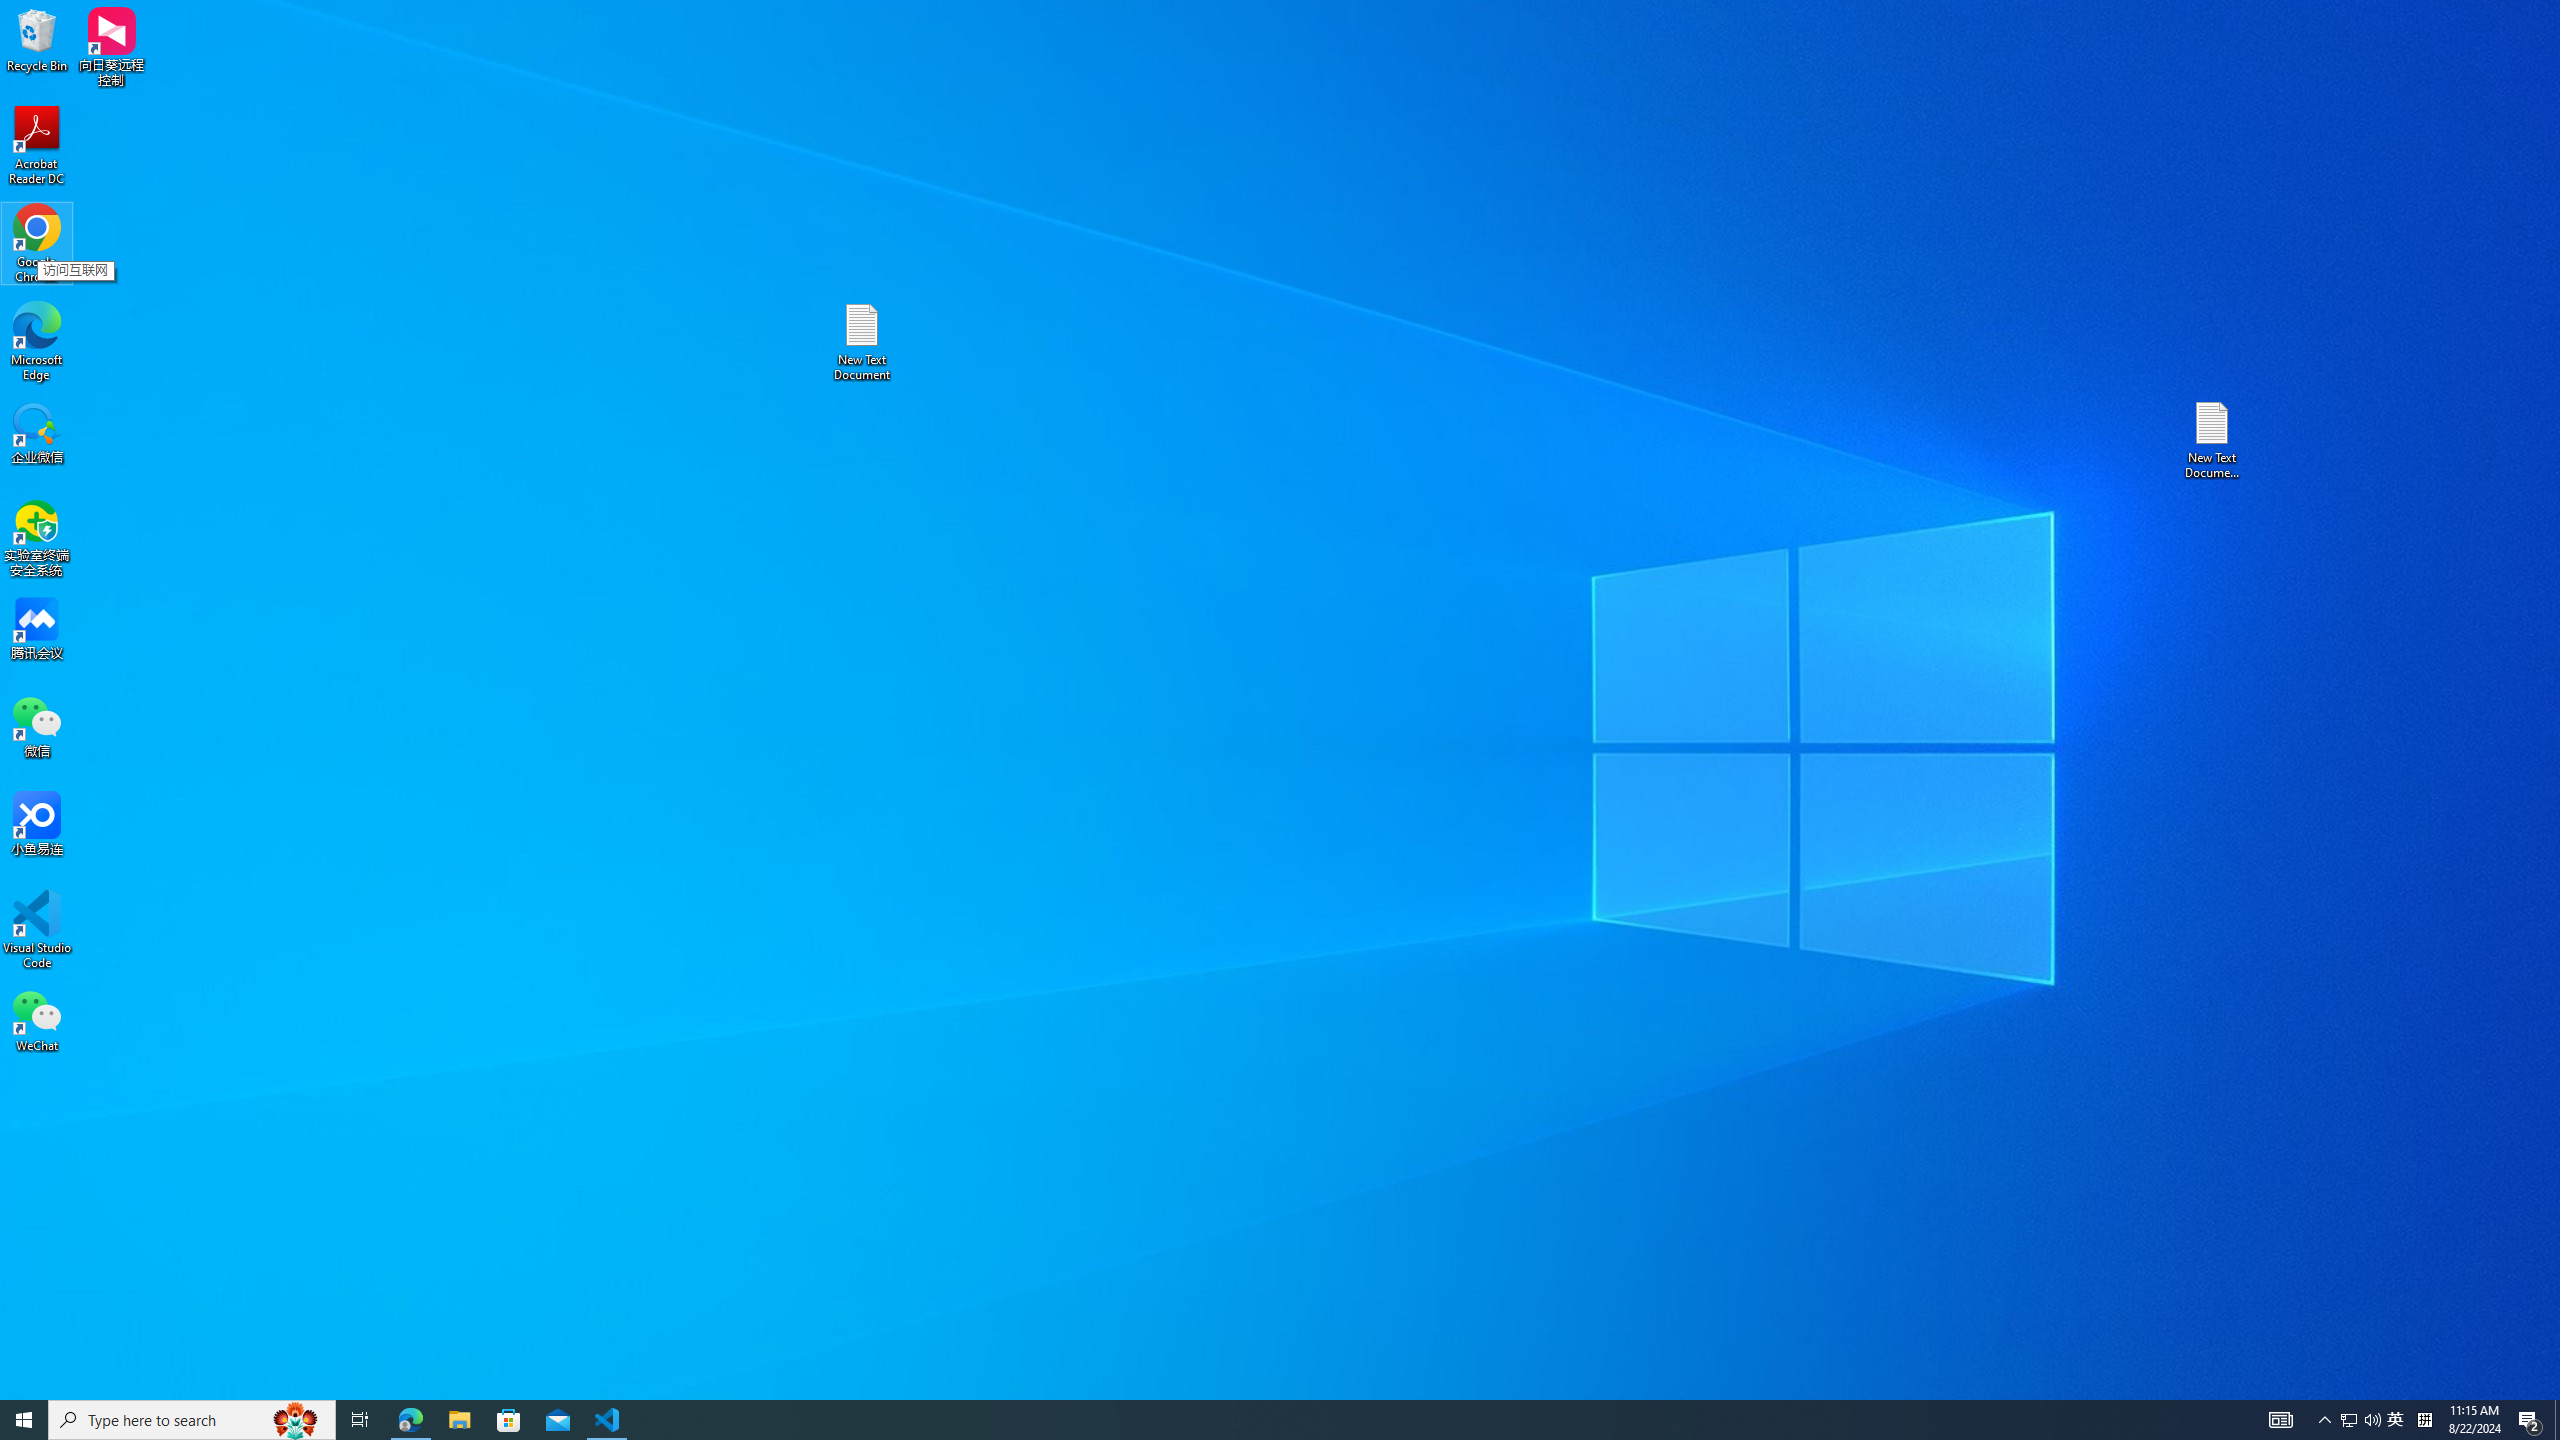 Image resolution: width=2560 pixels, height=1440 pixels. I want to click on 'Visual Studio Code - 1 running window', so click(607, 1418).